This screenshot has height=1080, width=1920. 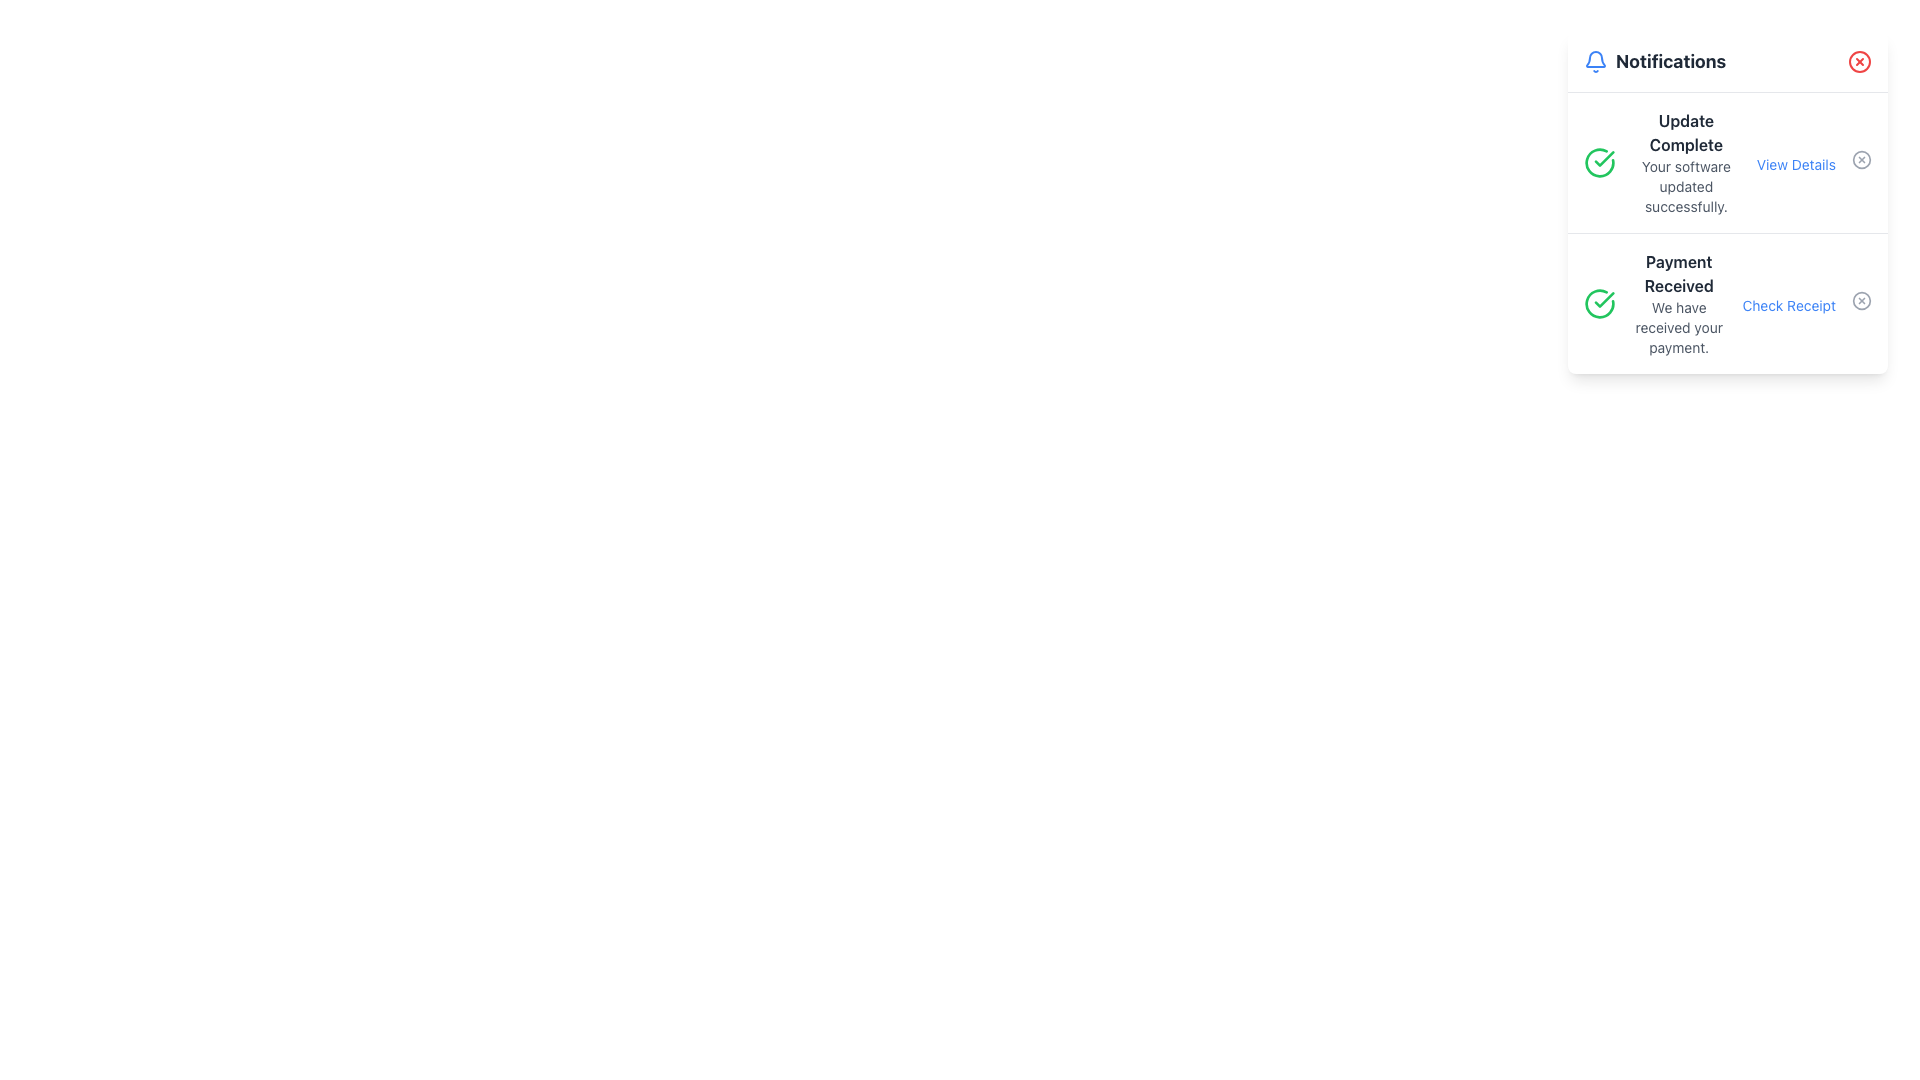 I want to click on the Text Label, so click(x=1679, y=273).